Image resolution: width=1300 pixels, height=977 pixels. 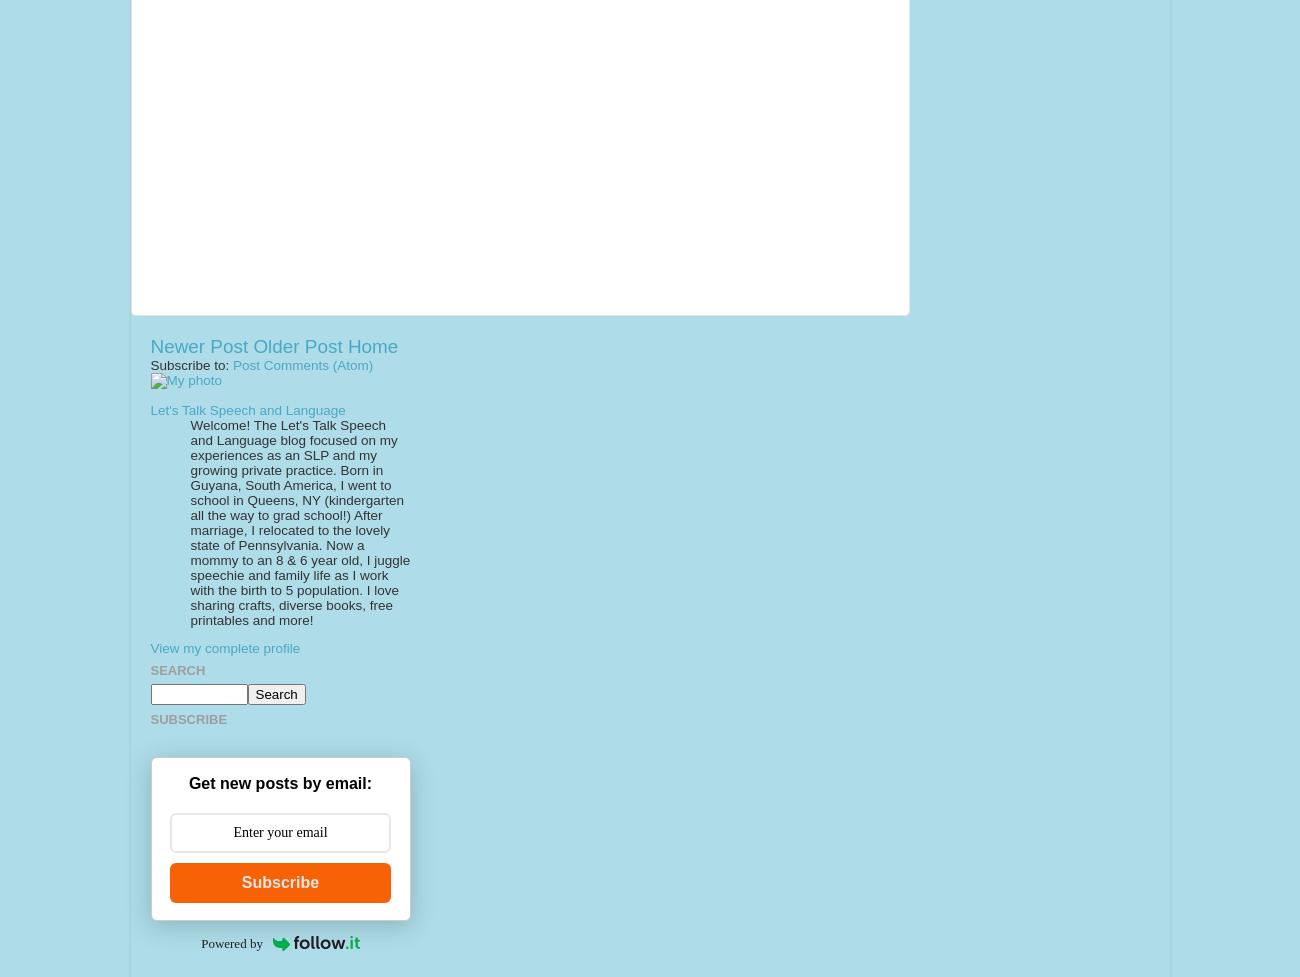 What do you see at coordinates (230, 941) in the screenshot?
I see `'Powered by'` at bounding box center [230, 941].